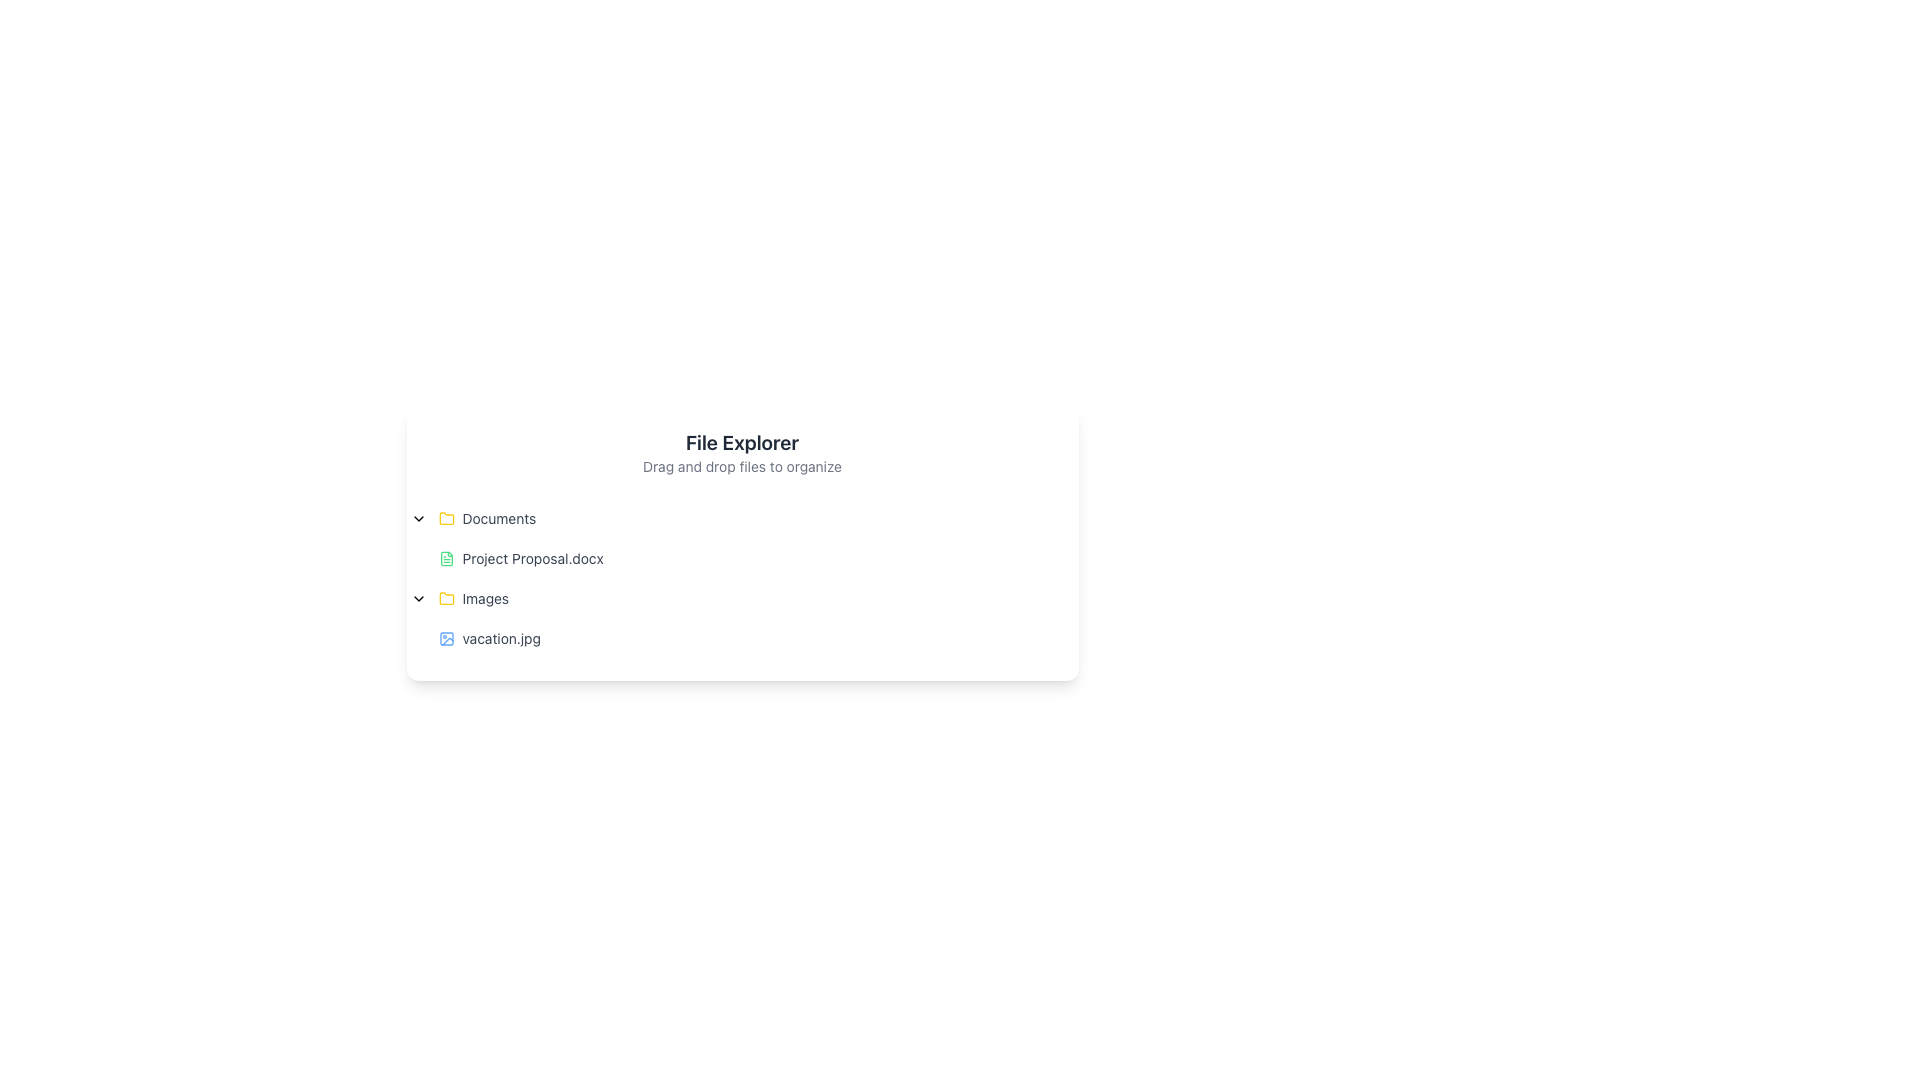  I want to click on the static text label that identifies the name of the file in the file explorer, located immediately after the green file icon in the 'Documents' folder, so click(533, 559).